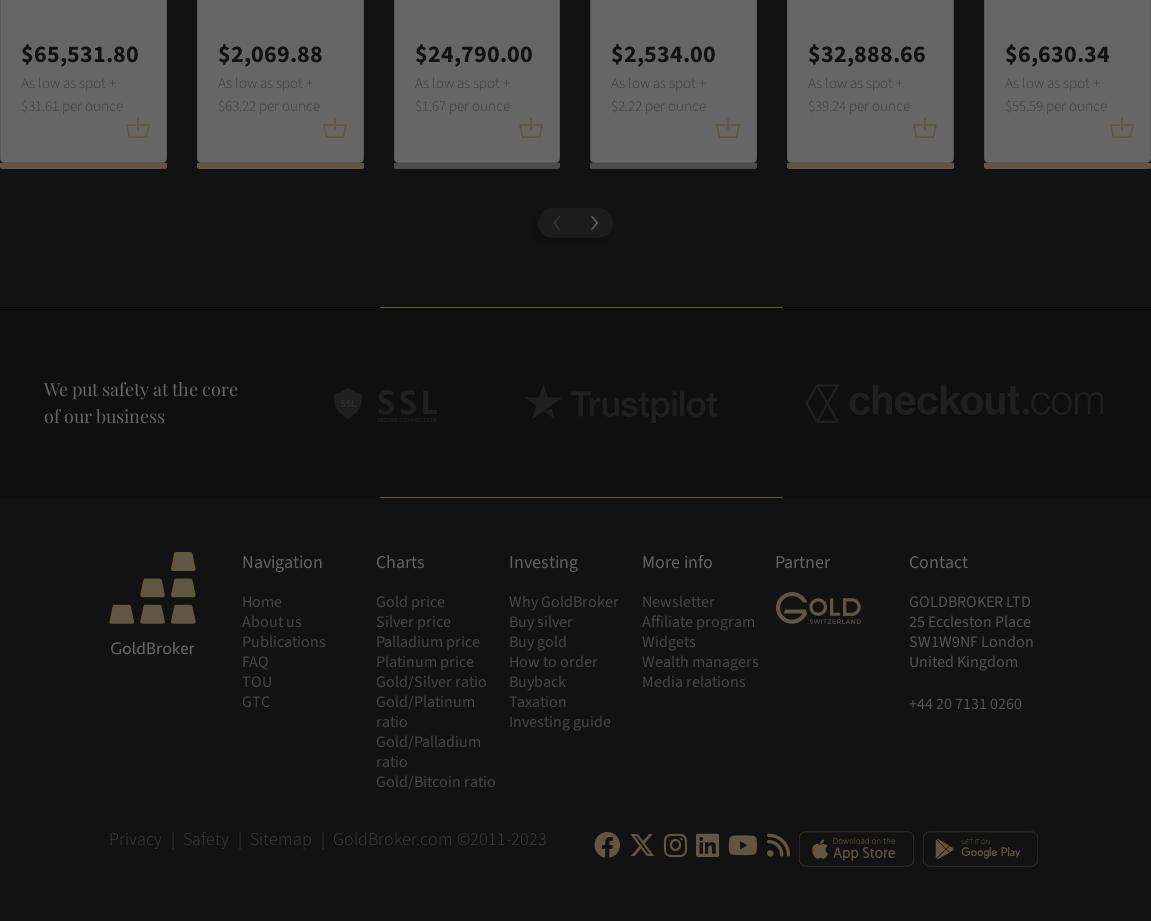  Describe the element at coordinates (907, 622) in the screenshot. I see `'25 Eccleston Place'` at that location.